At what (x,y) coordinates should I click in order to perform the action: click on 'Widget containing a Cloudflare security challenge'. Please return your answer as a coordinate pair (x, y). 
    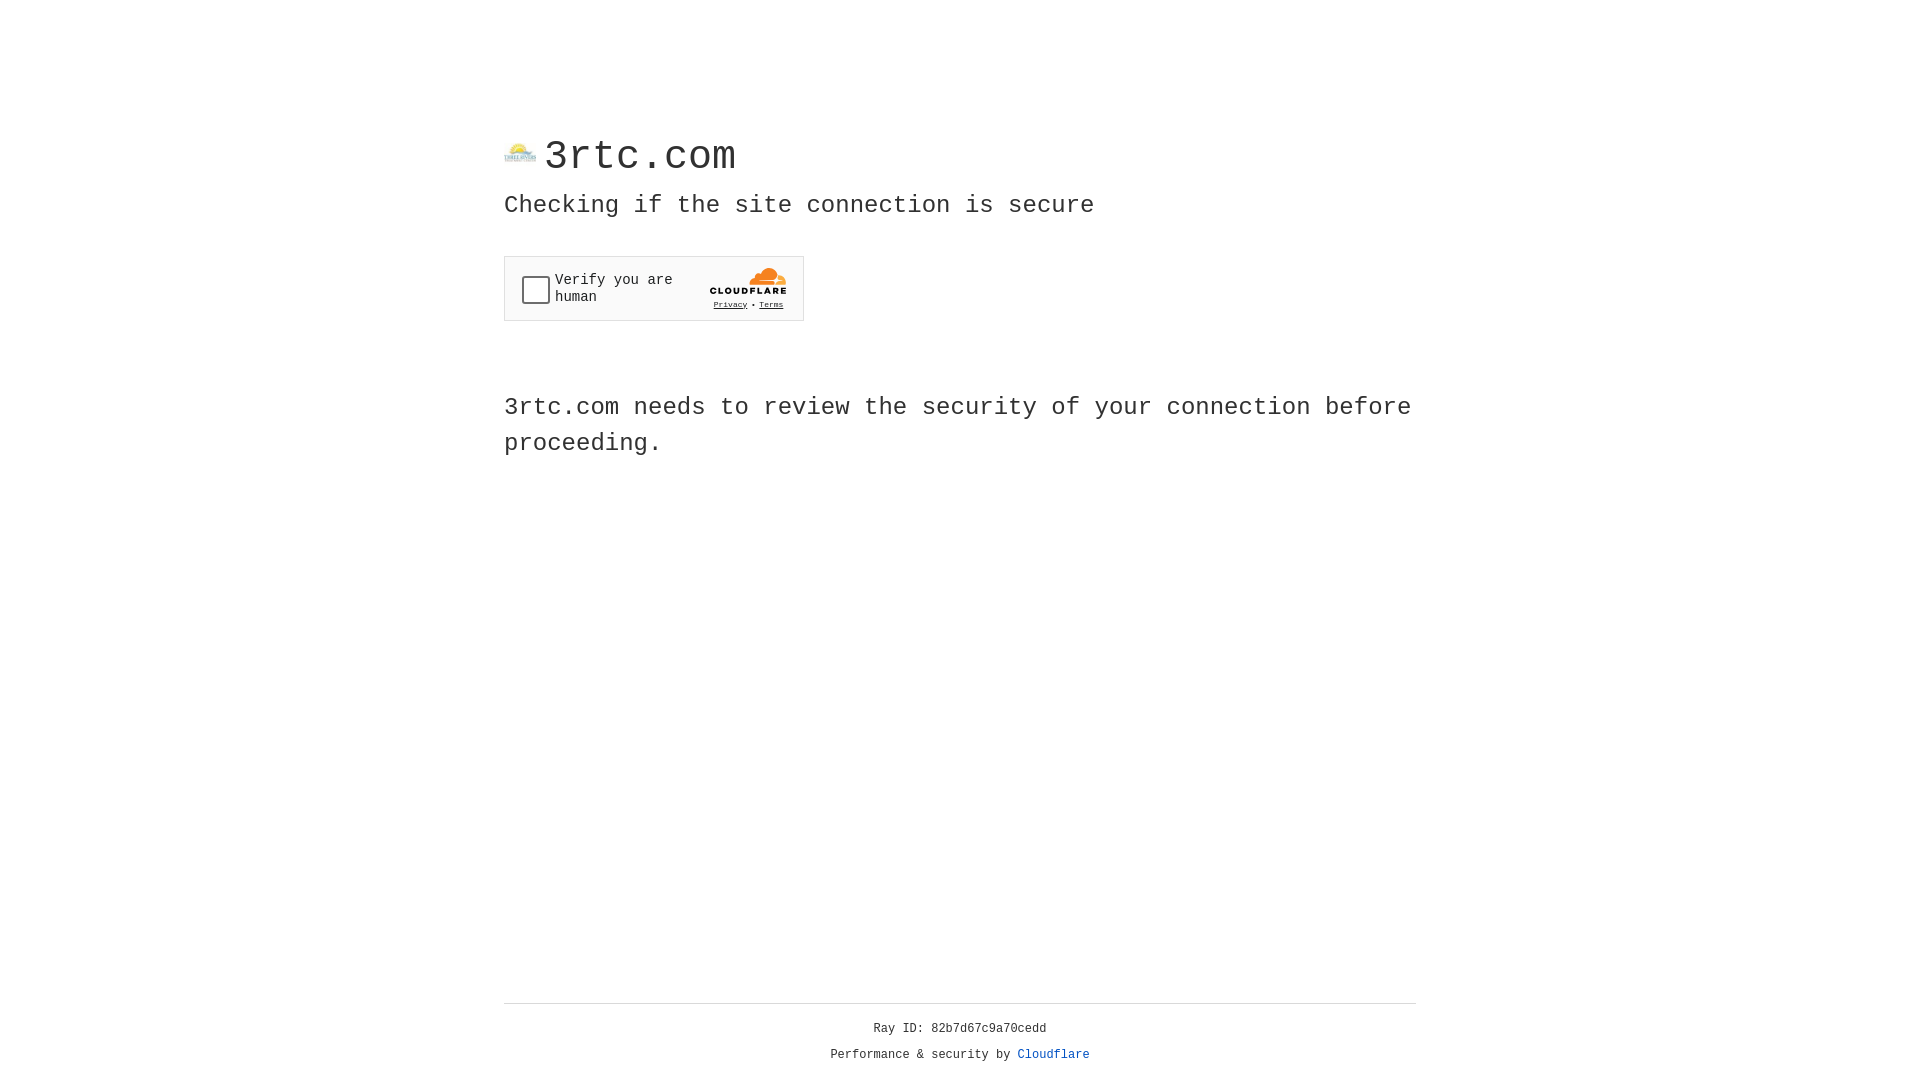
    Looking at the image, I should click on (653, 288).